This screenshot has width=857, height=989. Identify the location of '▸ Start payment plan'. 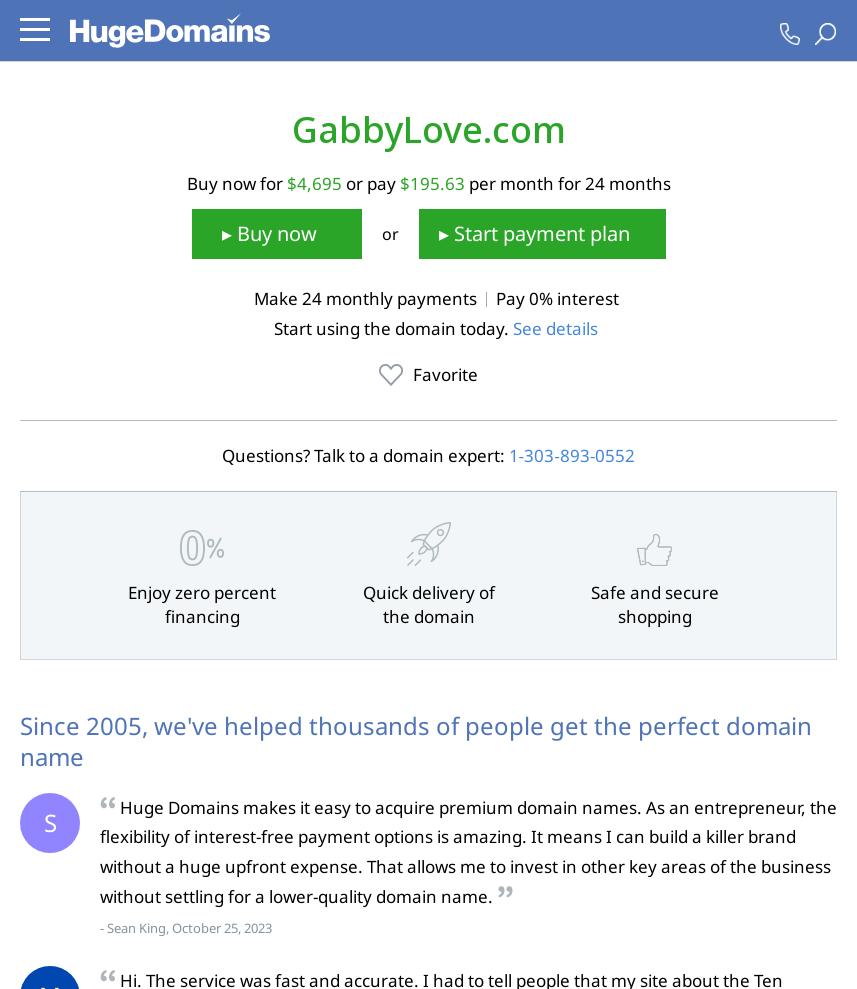
(533, 231).